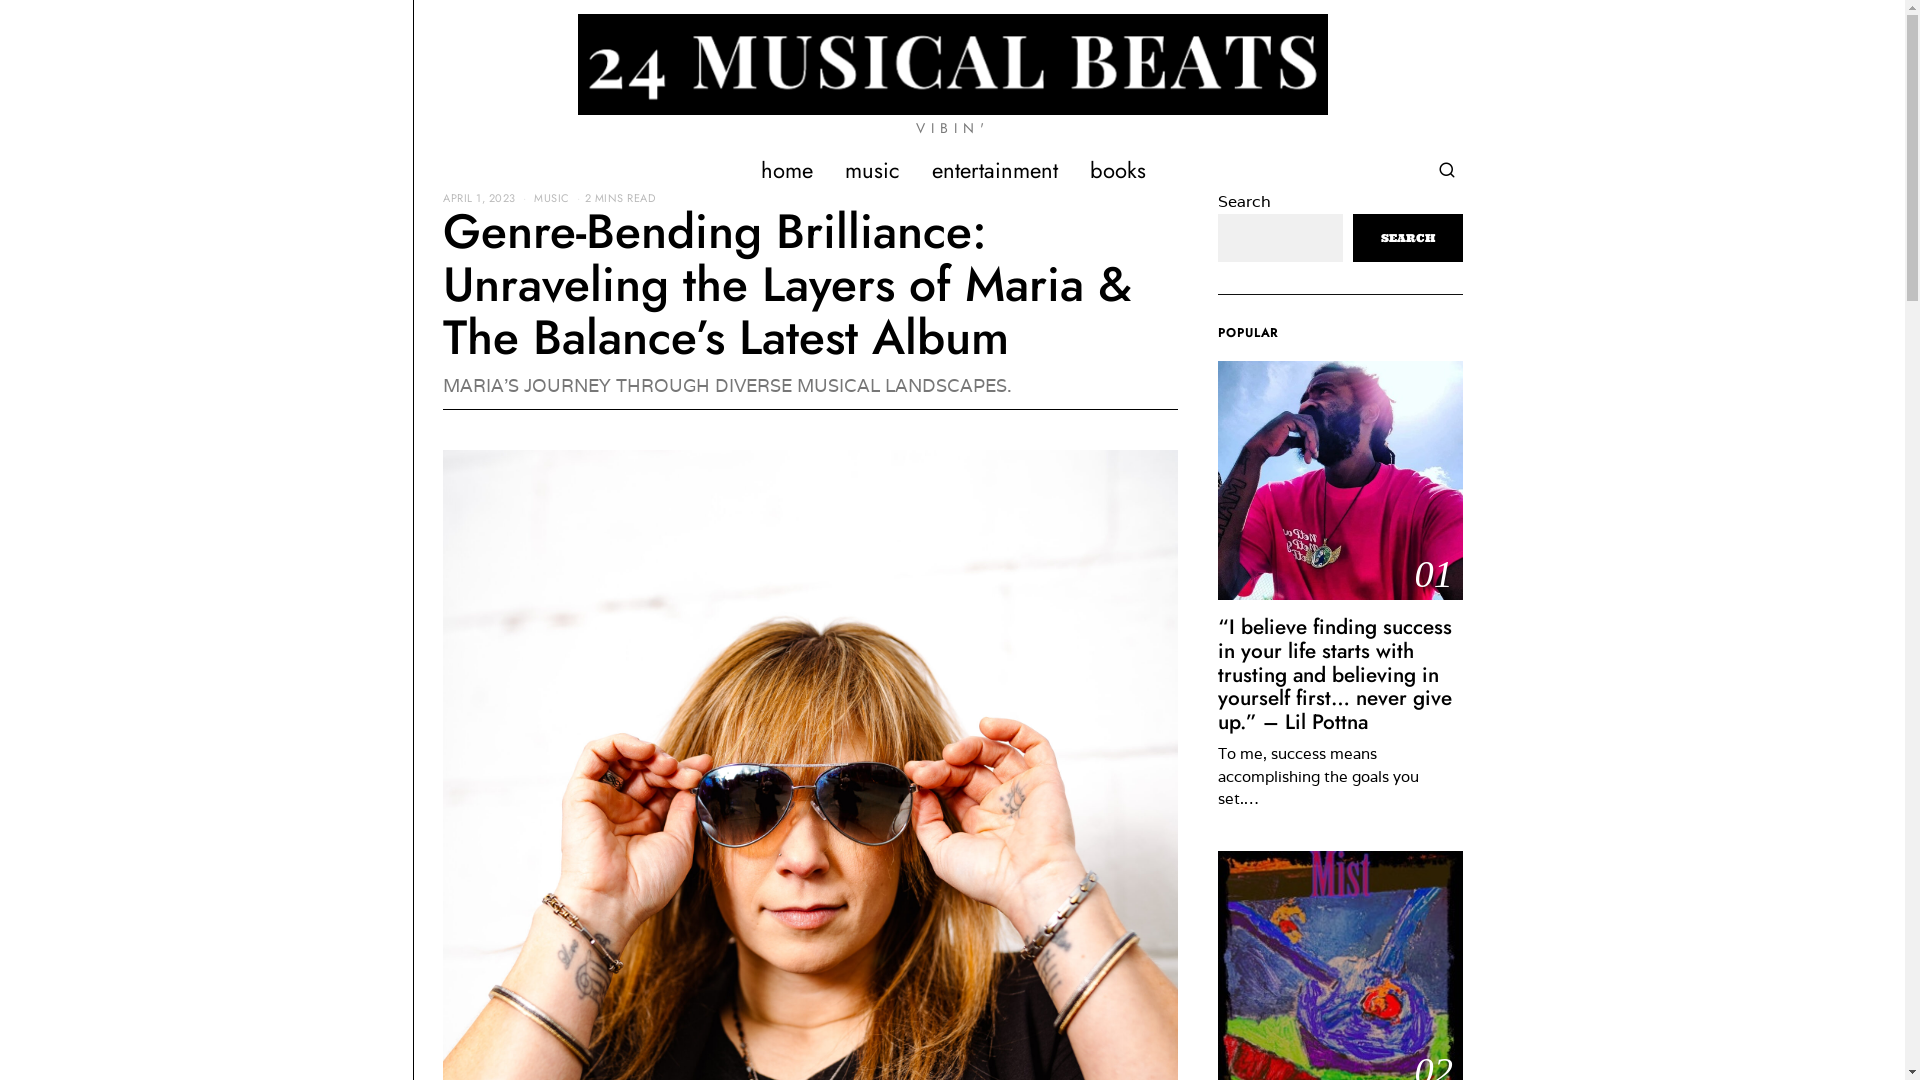 Image resolution: width=1920 pixels, height=1080 pixels. Describe the element at coordinates (1340, 480) in the screenshot. I see `'01'` at that location.